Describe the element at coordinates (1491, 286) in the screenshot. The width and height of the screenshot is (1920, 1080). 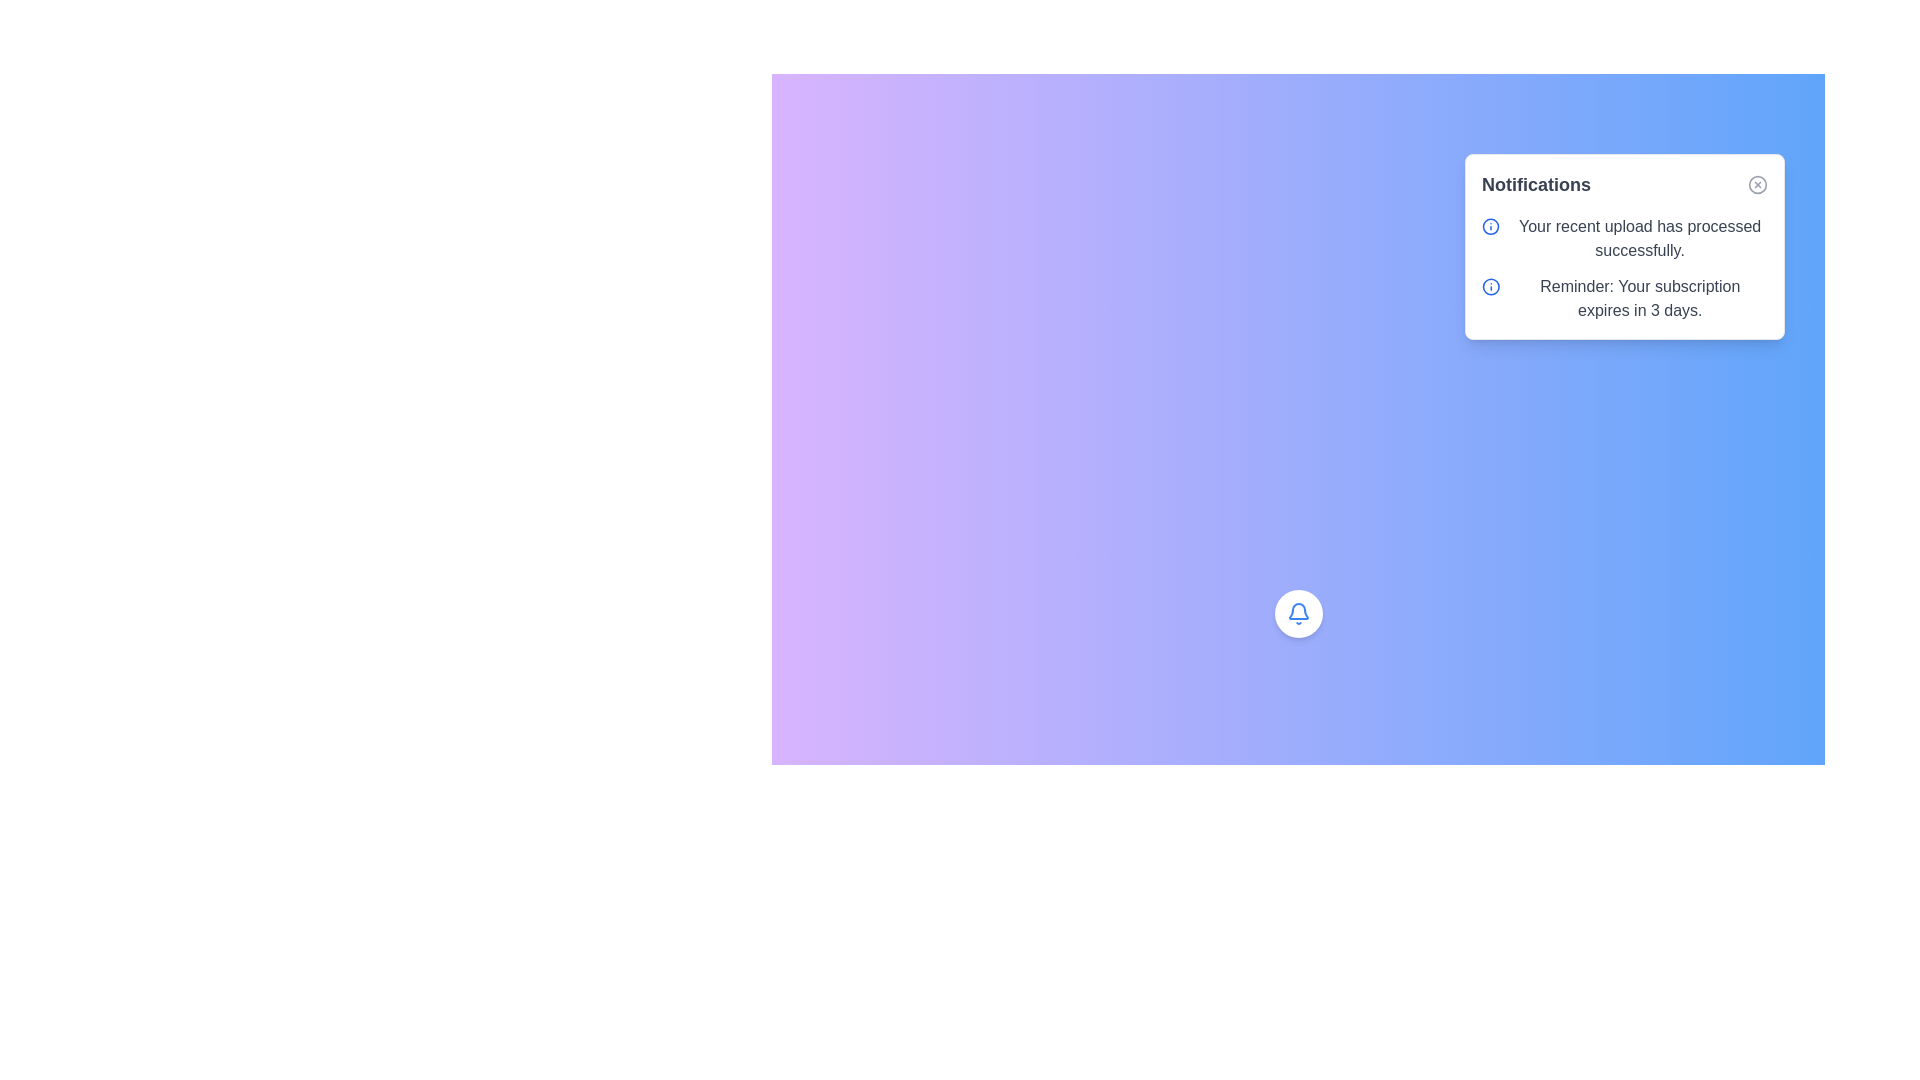
I see `the alert icon located to the left of the 'Reminder: Your subscription expires in 3 days.' text in the notification box` at that location.